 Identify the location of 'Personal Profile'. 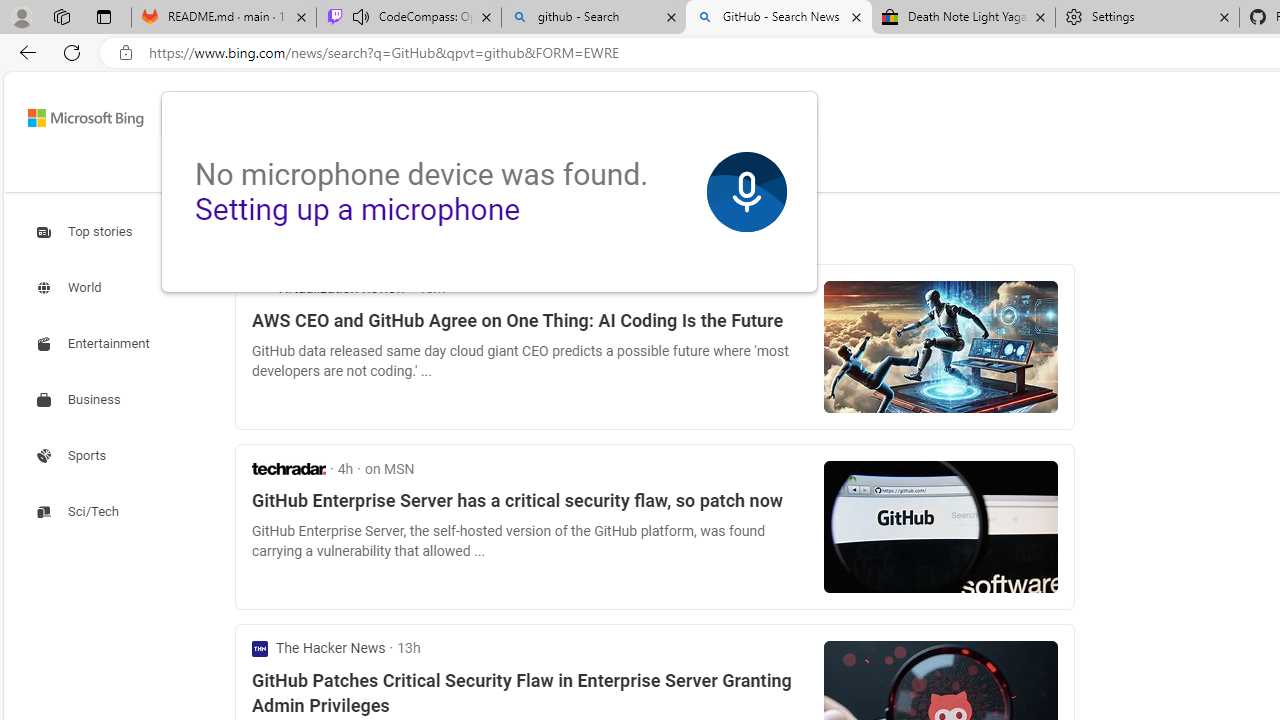
(21, 16).